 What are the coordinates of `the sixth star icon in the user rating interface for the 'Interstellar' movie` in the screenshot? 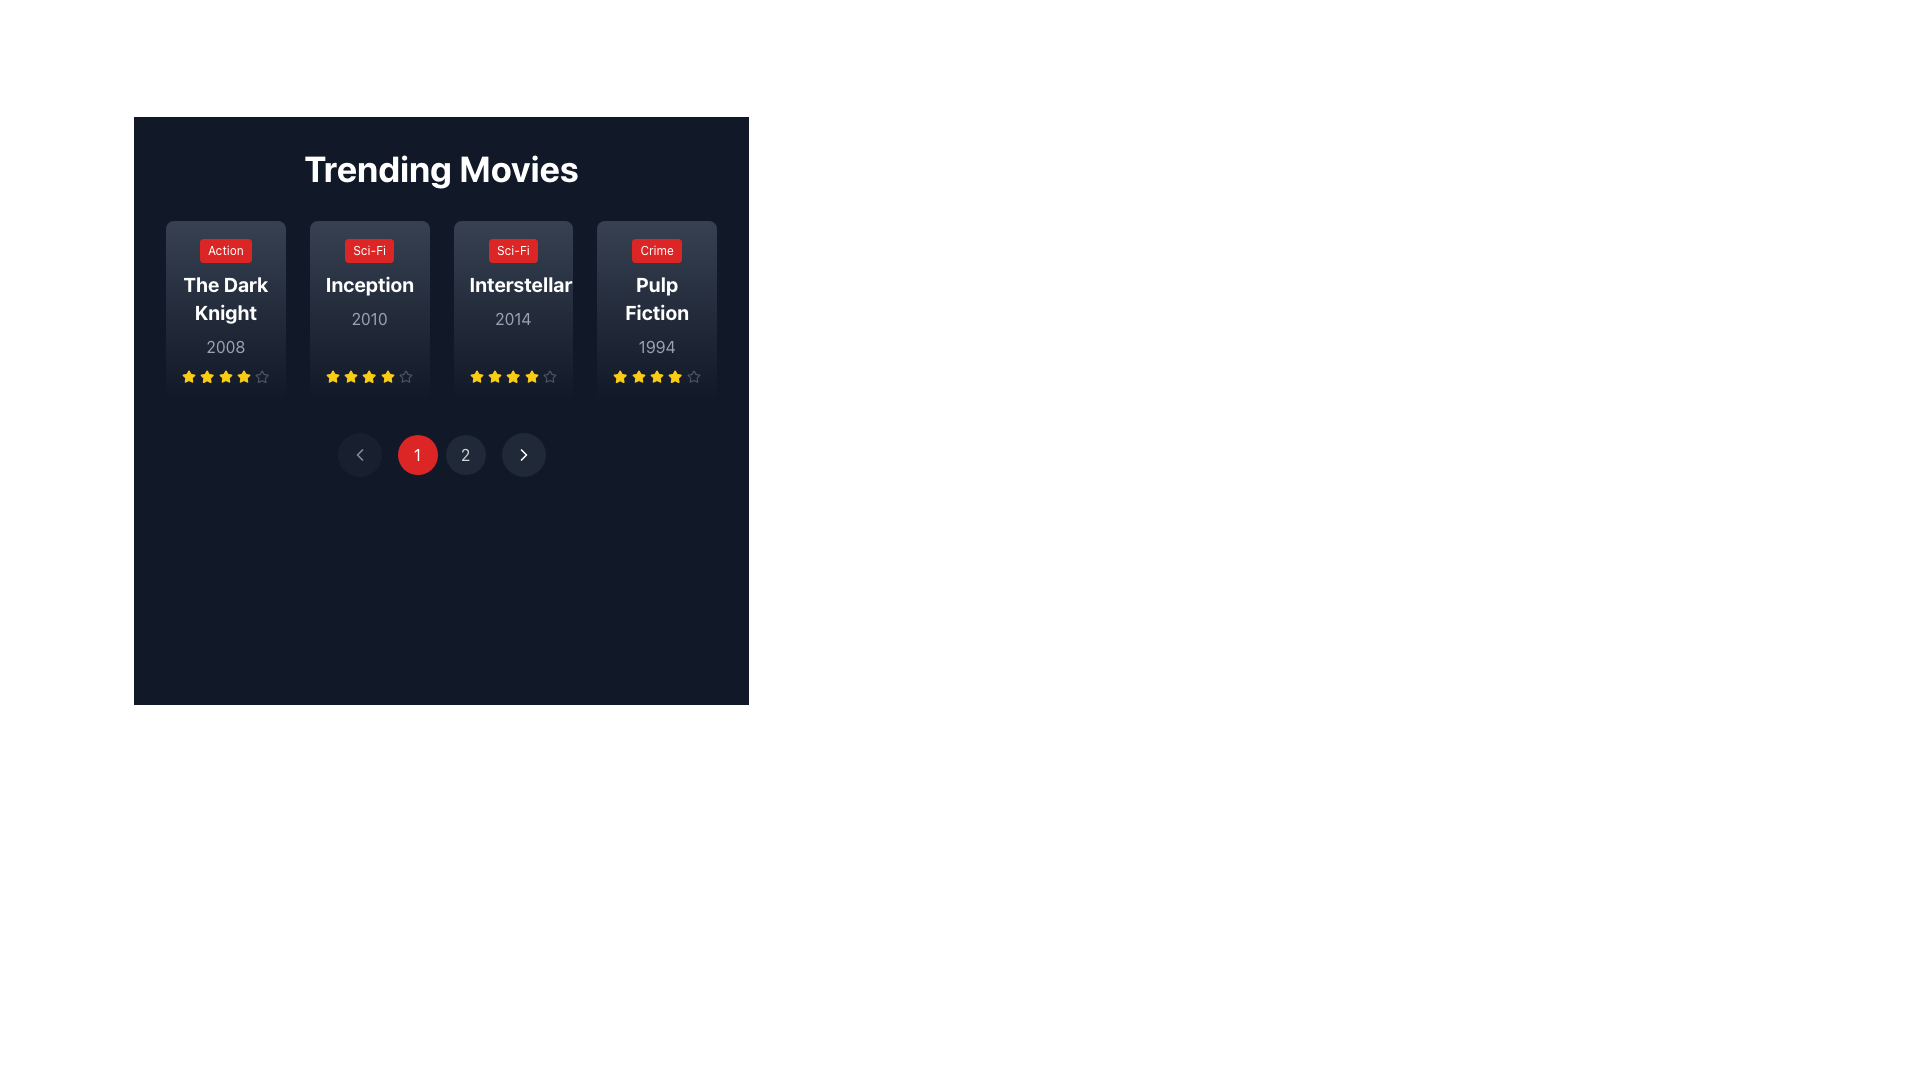 It's located at (531, 376).